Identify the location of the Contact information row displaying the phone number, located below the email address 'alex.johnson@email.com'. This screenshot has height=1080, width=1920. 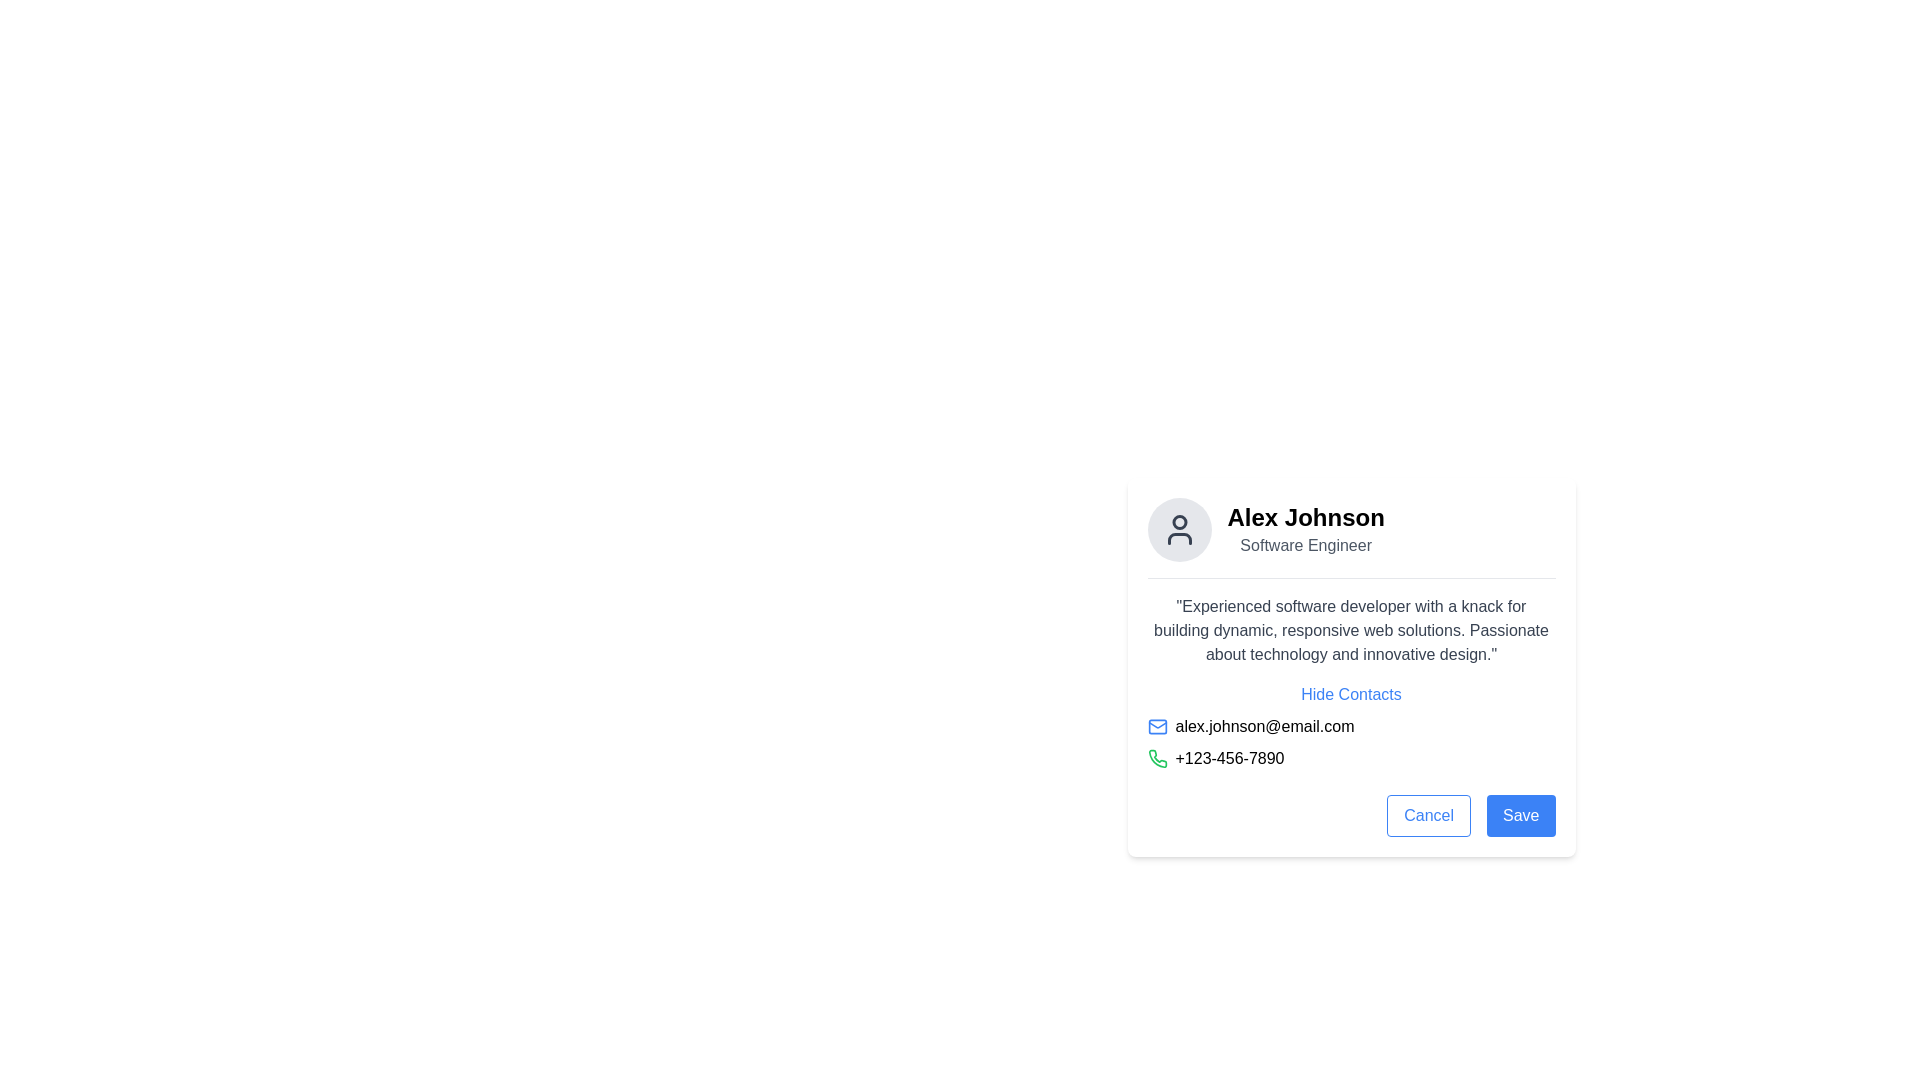
(1351, 759).